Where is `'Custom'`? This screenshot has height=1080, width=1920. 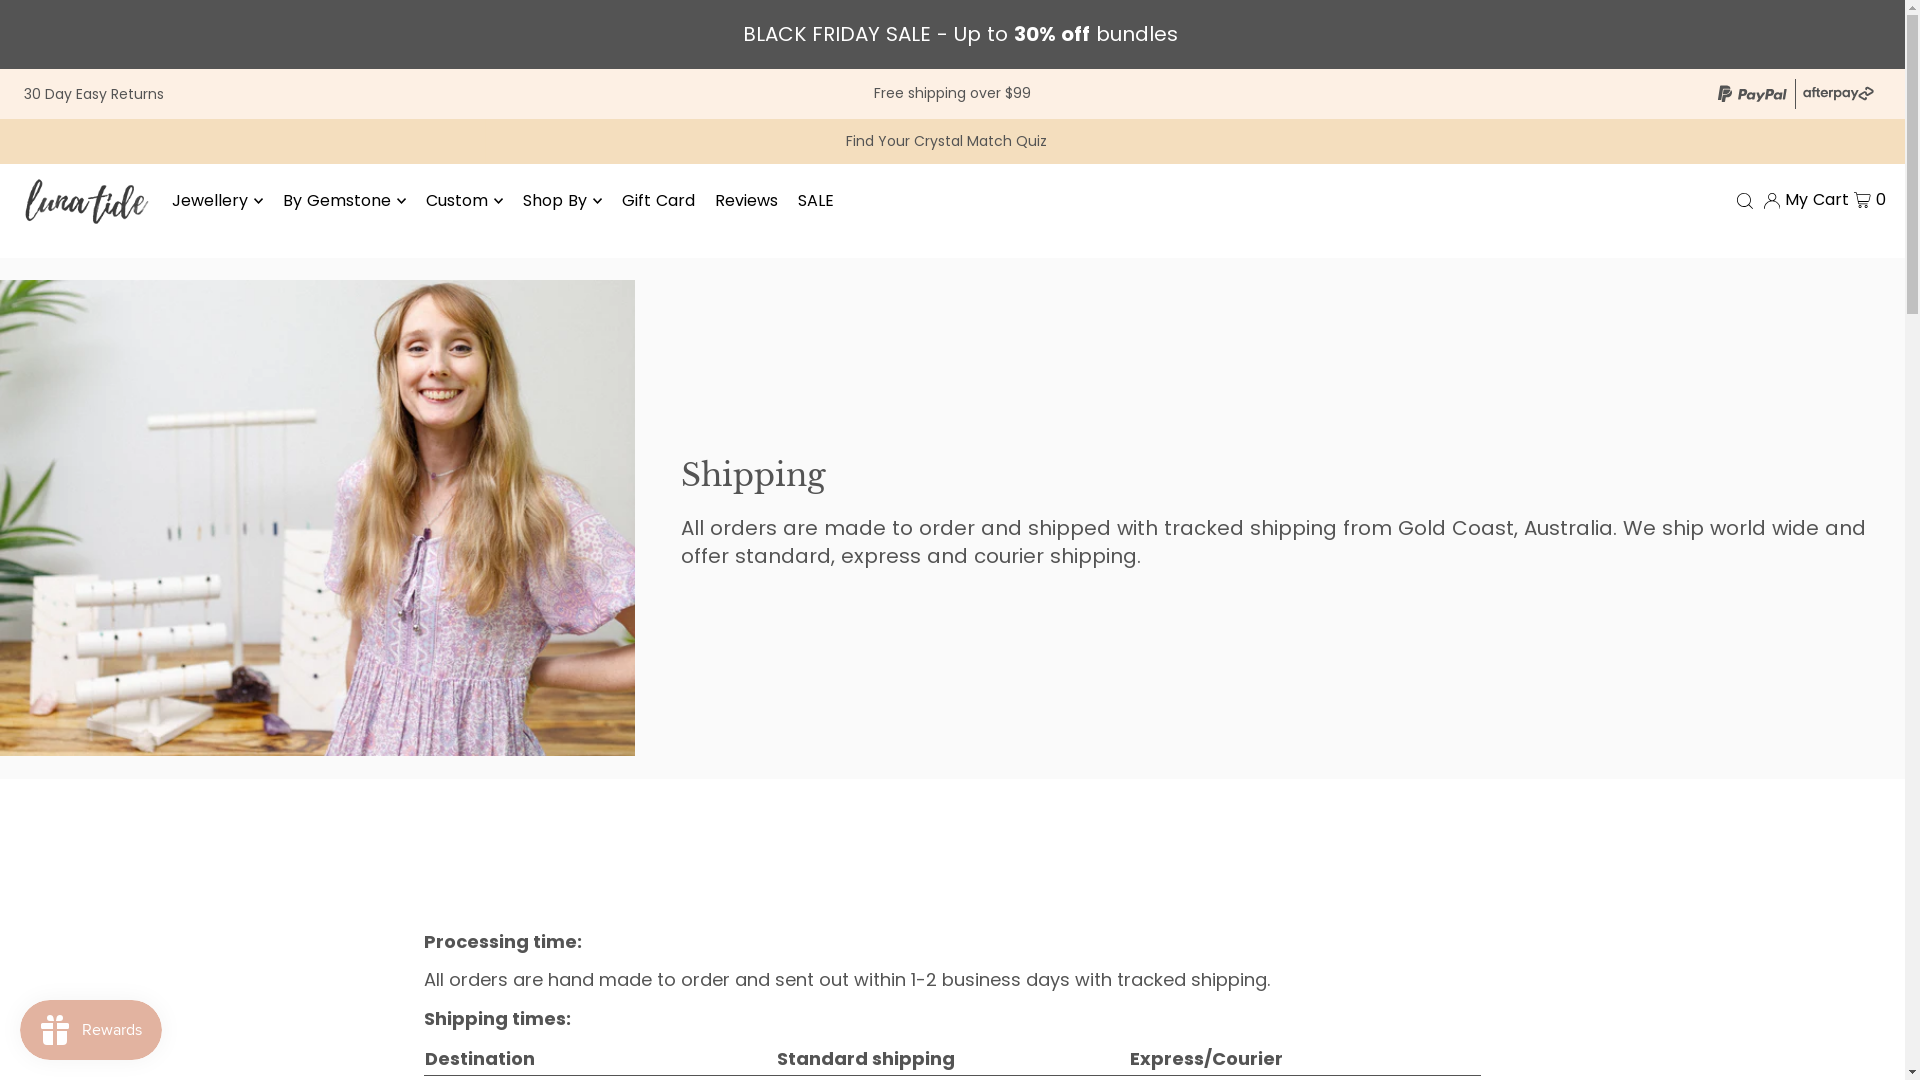
'Custom' is located at coordinates (425, 200).